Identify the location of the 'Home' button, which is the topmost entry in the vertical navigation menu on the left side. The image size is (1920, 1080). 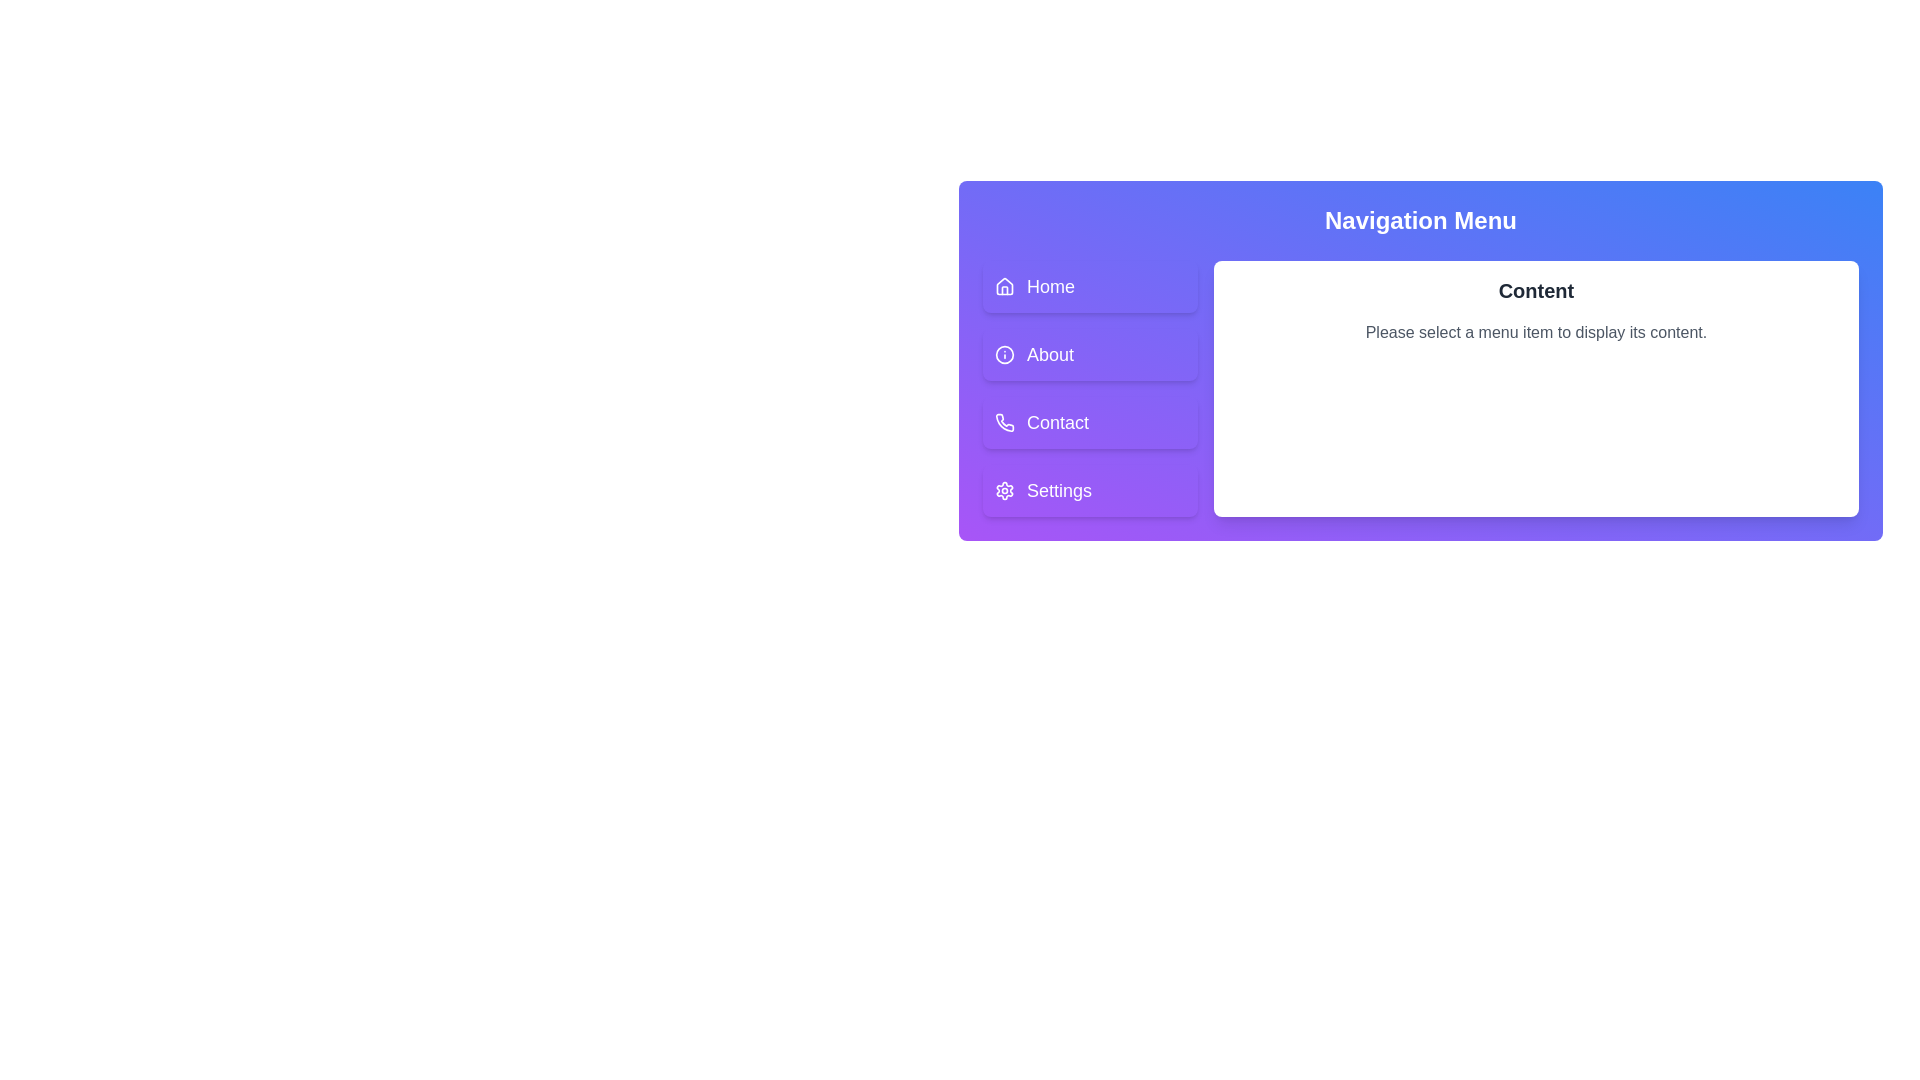
(1089, 286).